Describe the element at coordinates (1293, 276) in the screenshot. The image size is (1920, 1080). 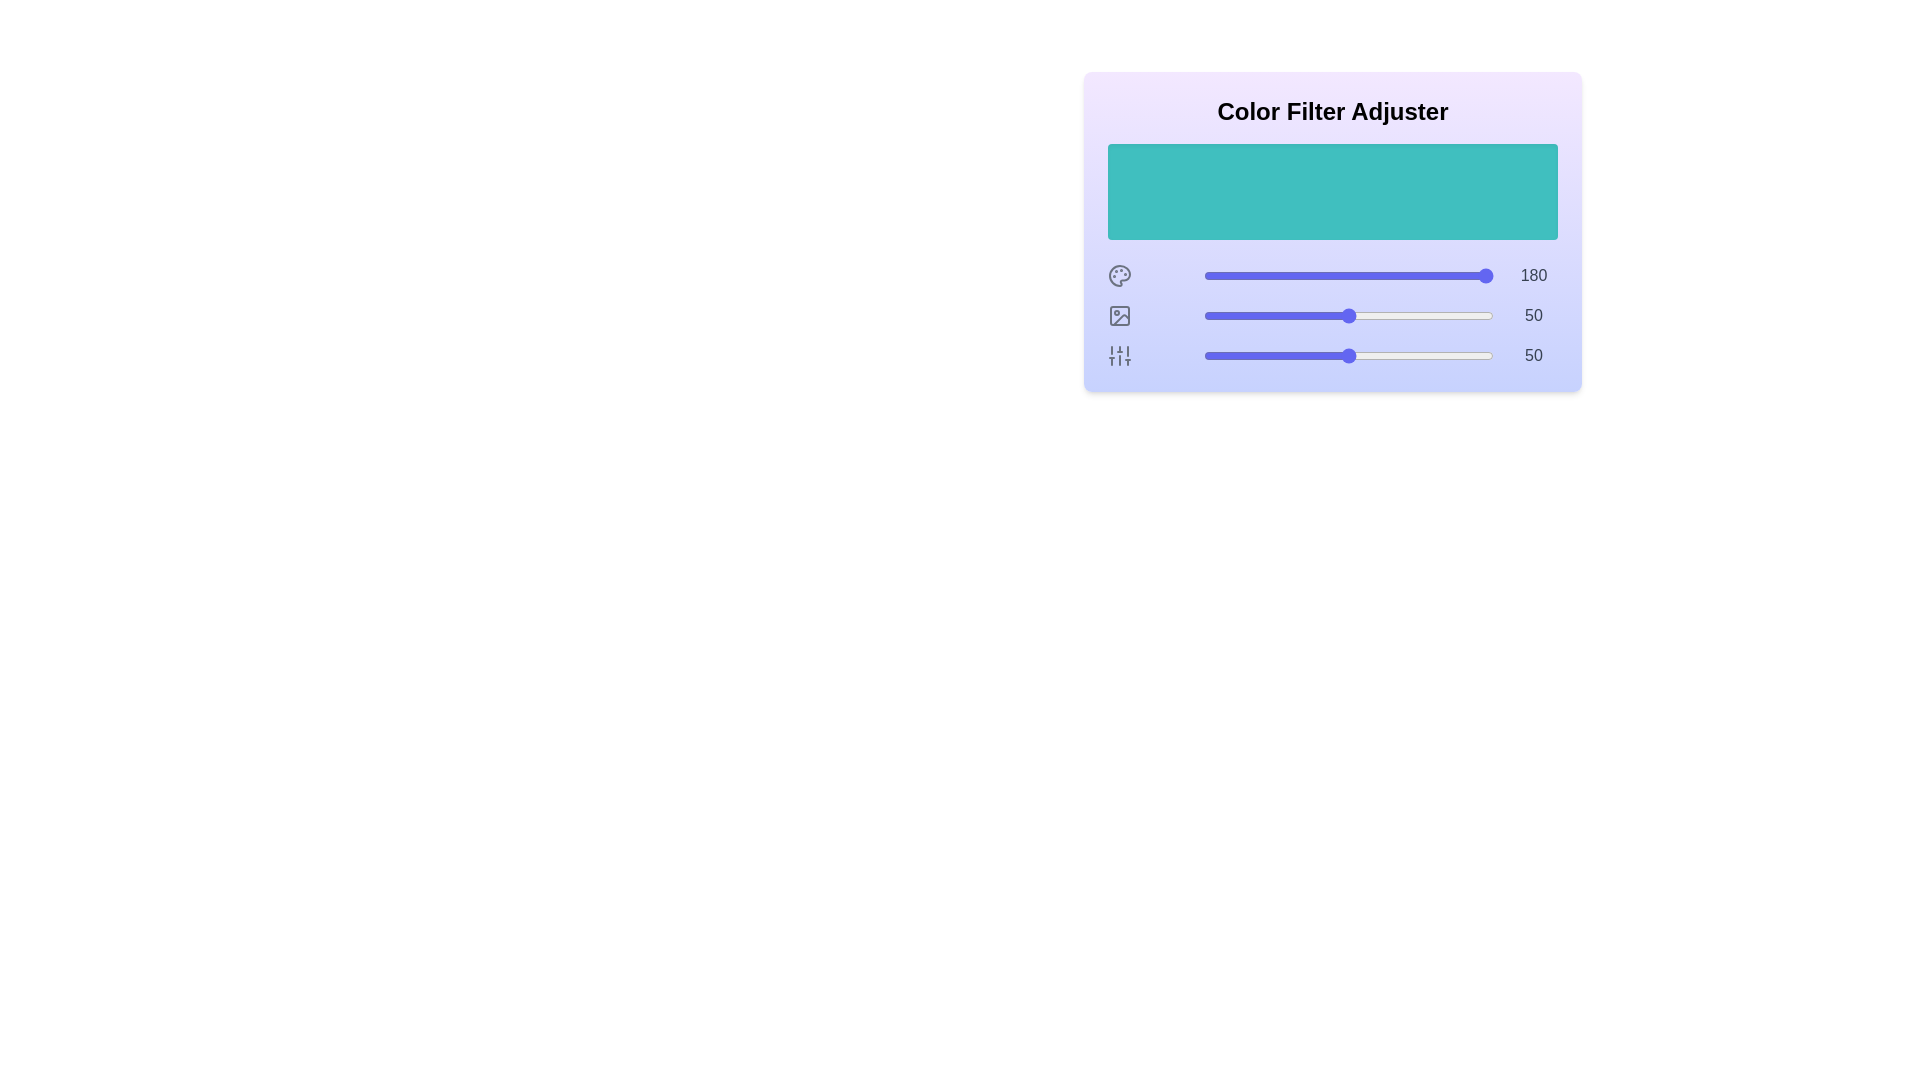
I see `the Hue slider to a value of 31` at that location.